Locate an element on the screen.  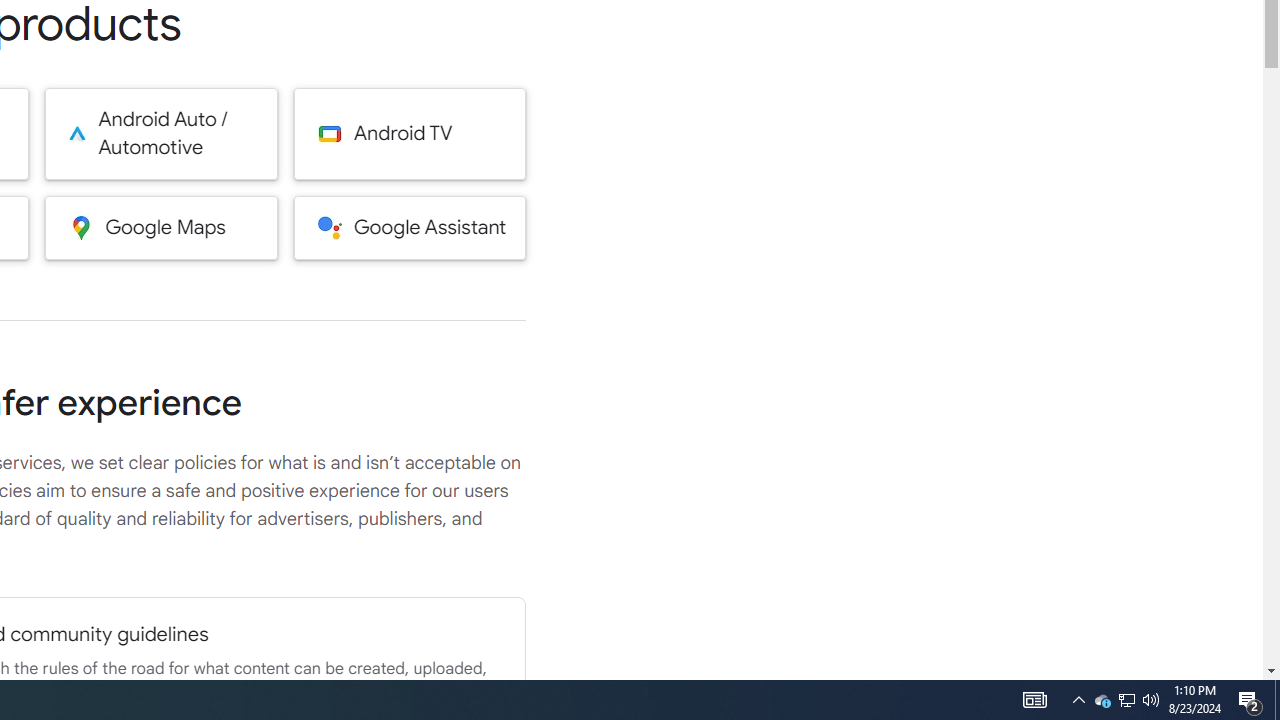
'Google Assistant' is located at coordinates (409, 226).